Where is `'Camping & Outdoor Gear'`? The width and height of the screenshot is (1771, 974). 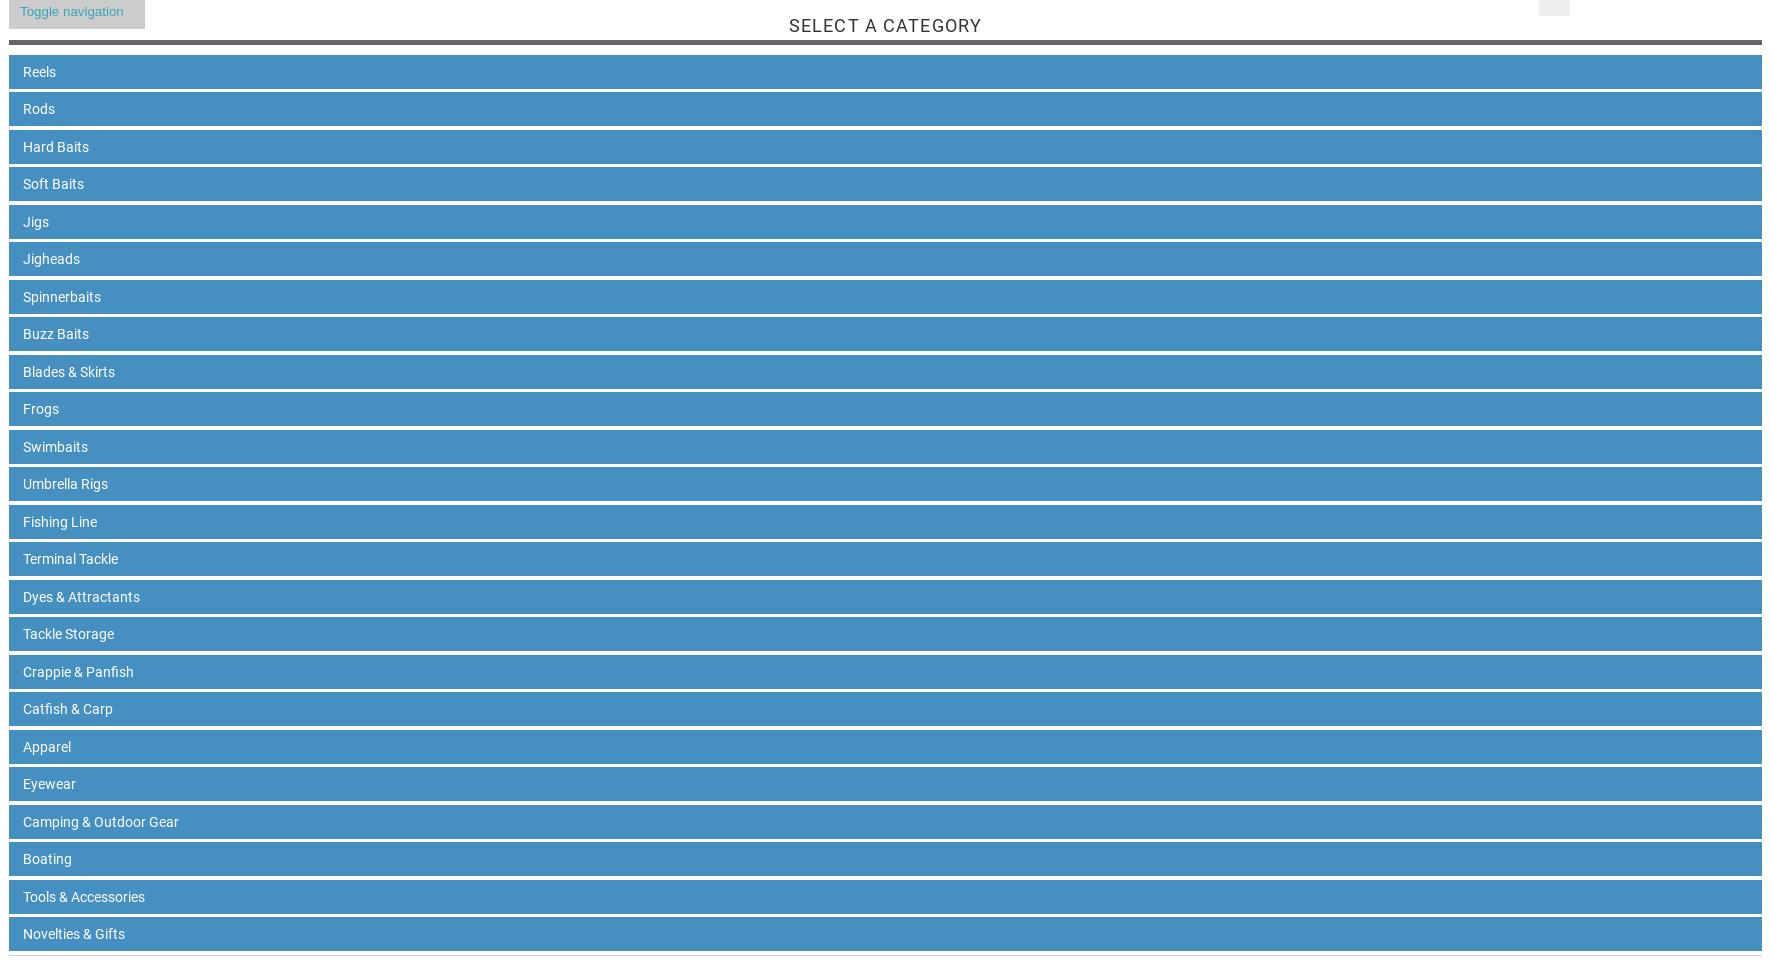
'Camping & Outdoor Gear' is located at coordinates (22, 820).